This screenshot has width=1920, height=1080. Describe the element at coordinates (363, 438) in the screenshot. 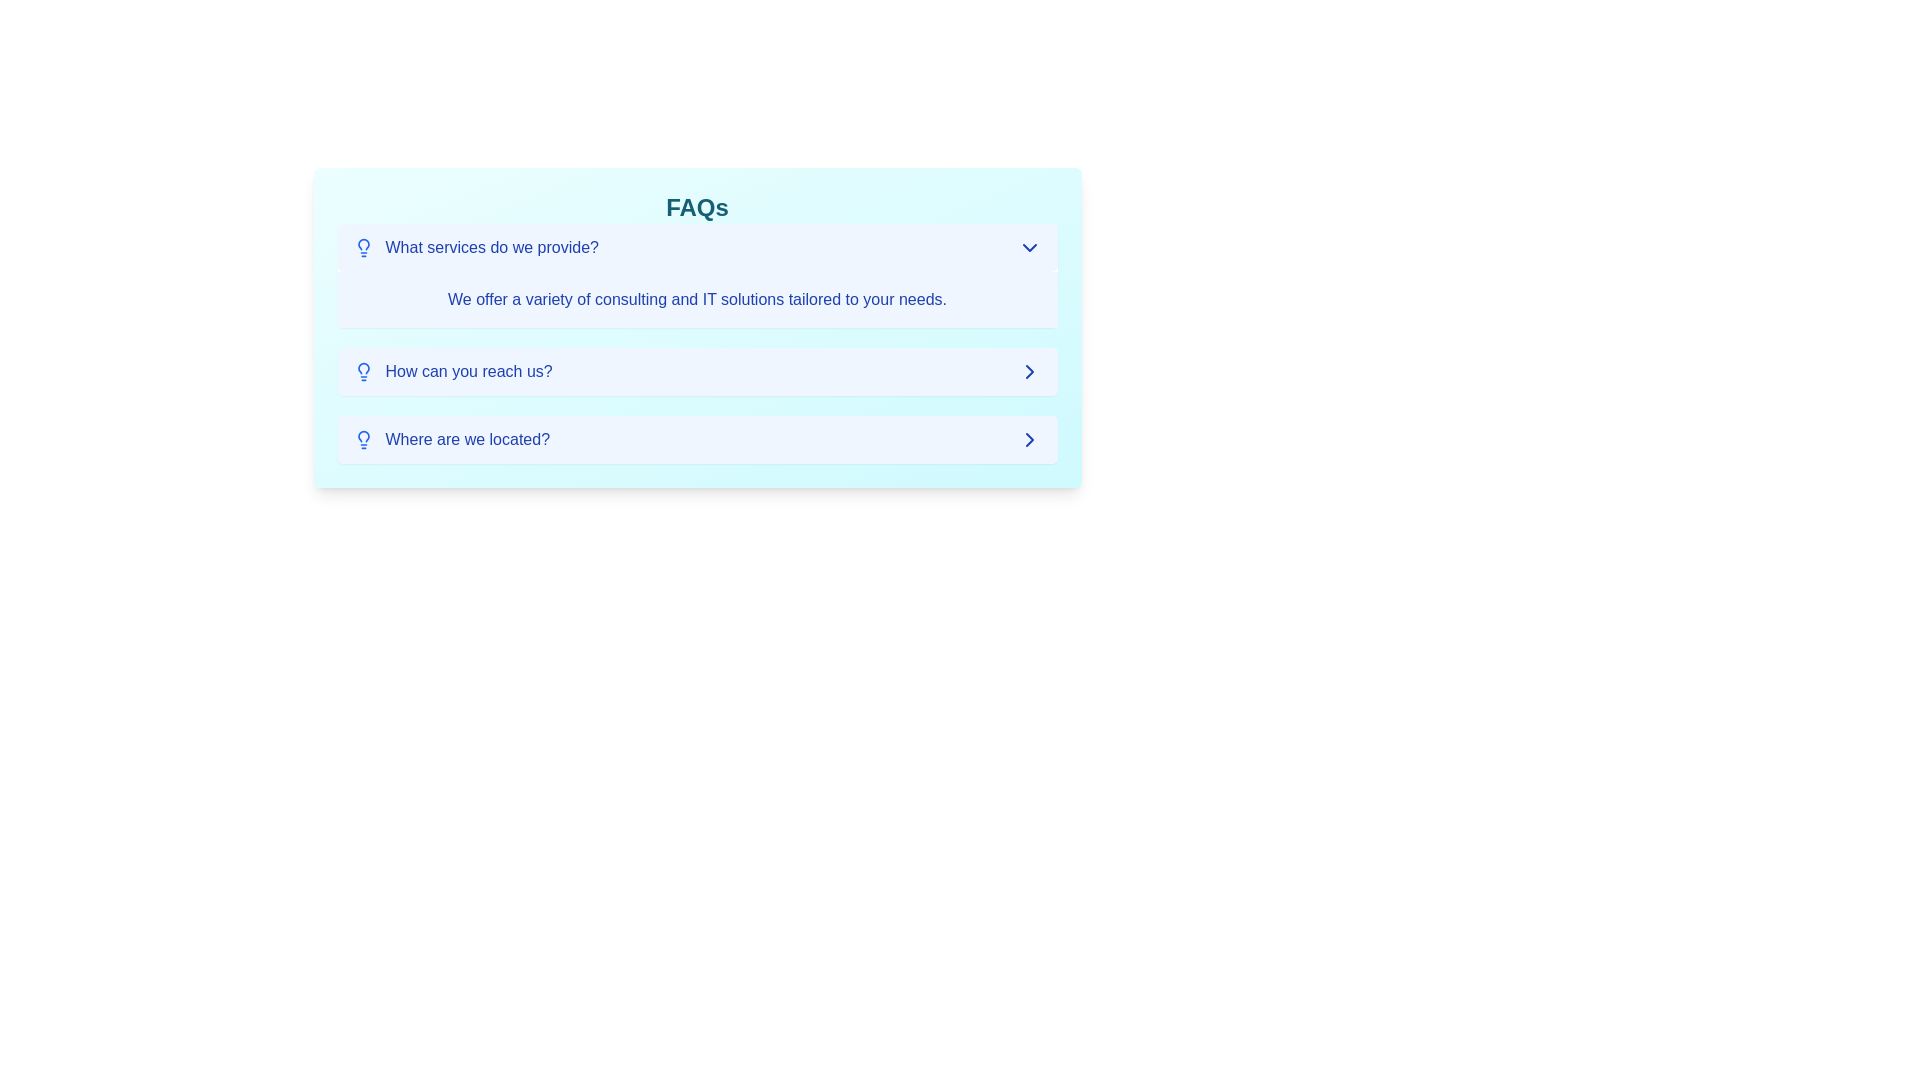

I see `the light bulb icon with a blue stroke, positioned next to the text 'Where are we located?' in the FAQs section` at that location.